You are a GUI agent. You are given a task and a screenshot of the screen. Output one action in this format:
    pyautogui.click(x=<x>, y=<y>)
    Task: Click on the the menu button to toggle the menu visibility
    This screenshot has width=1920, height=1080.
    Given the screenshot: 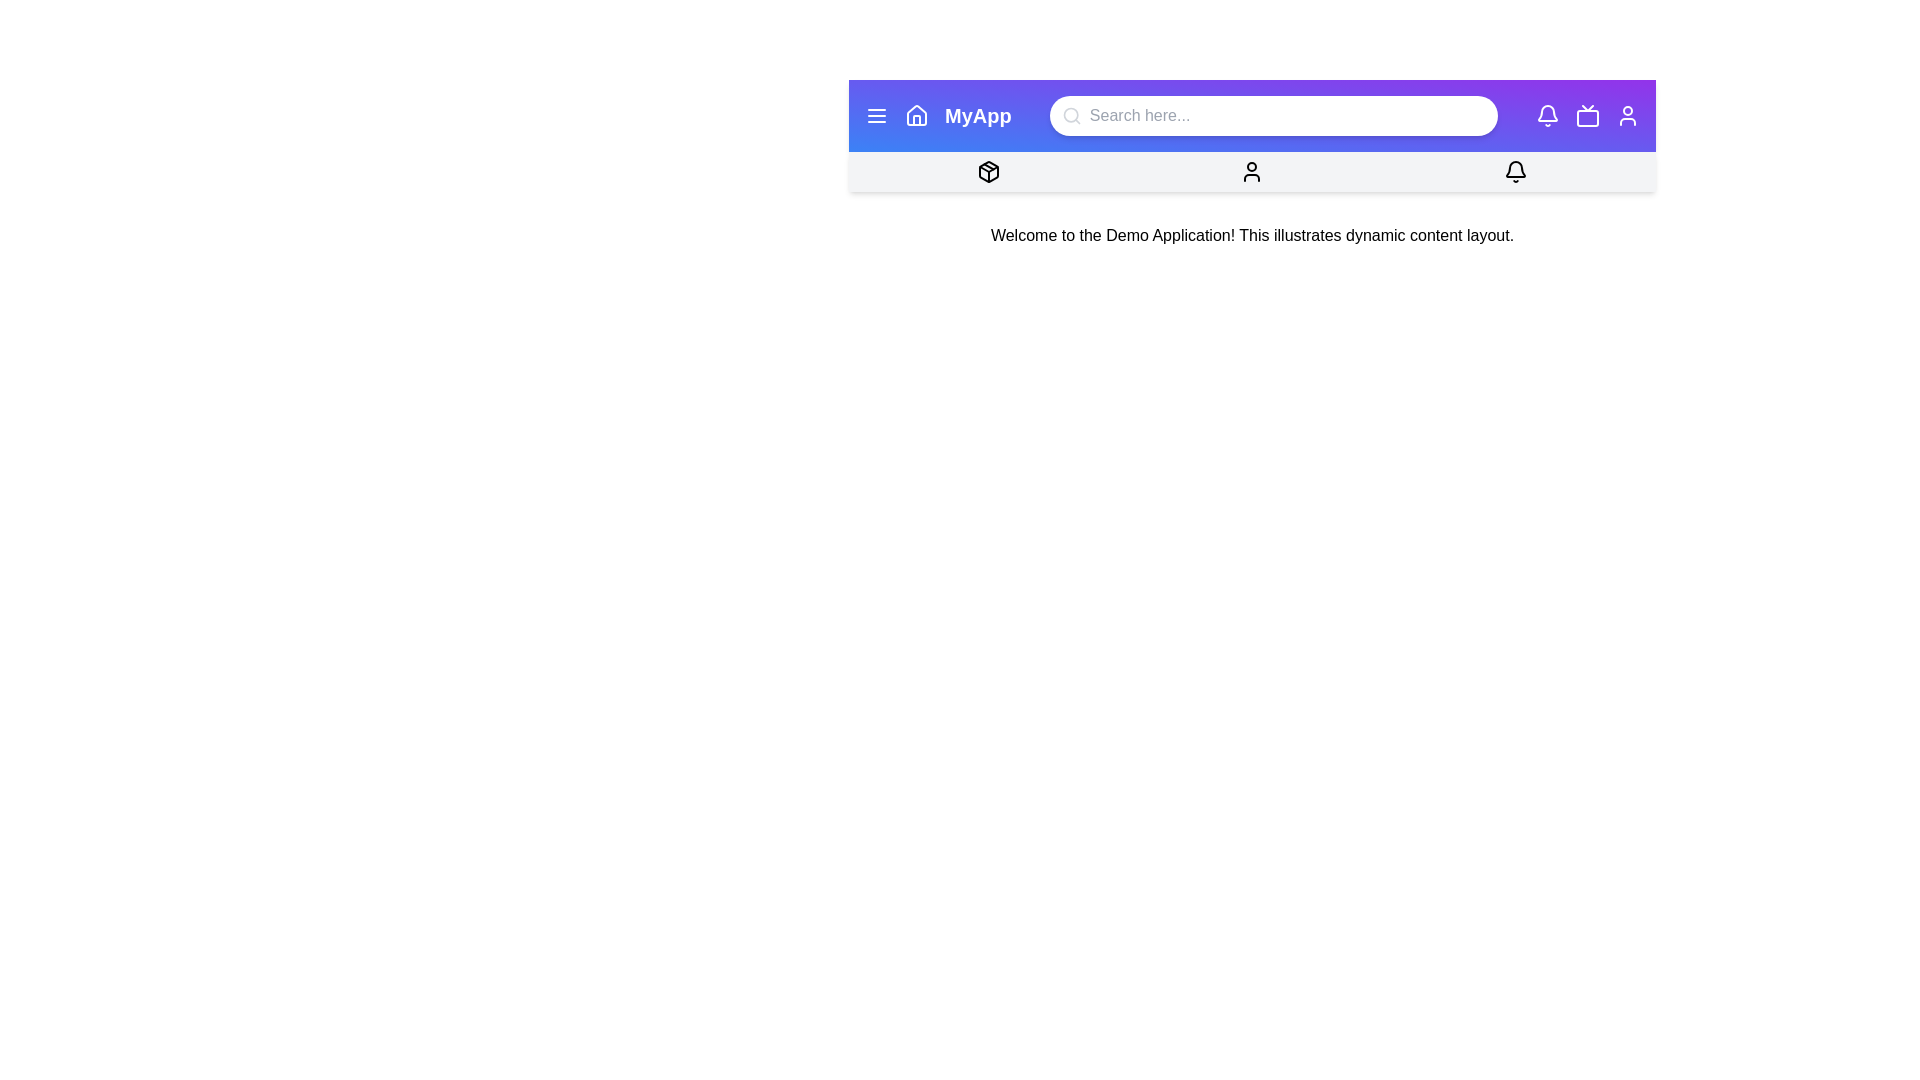 What is the action you would take?
    pyautogui.click(x=877, y=115)
    